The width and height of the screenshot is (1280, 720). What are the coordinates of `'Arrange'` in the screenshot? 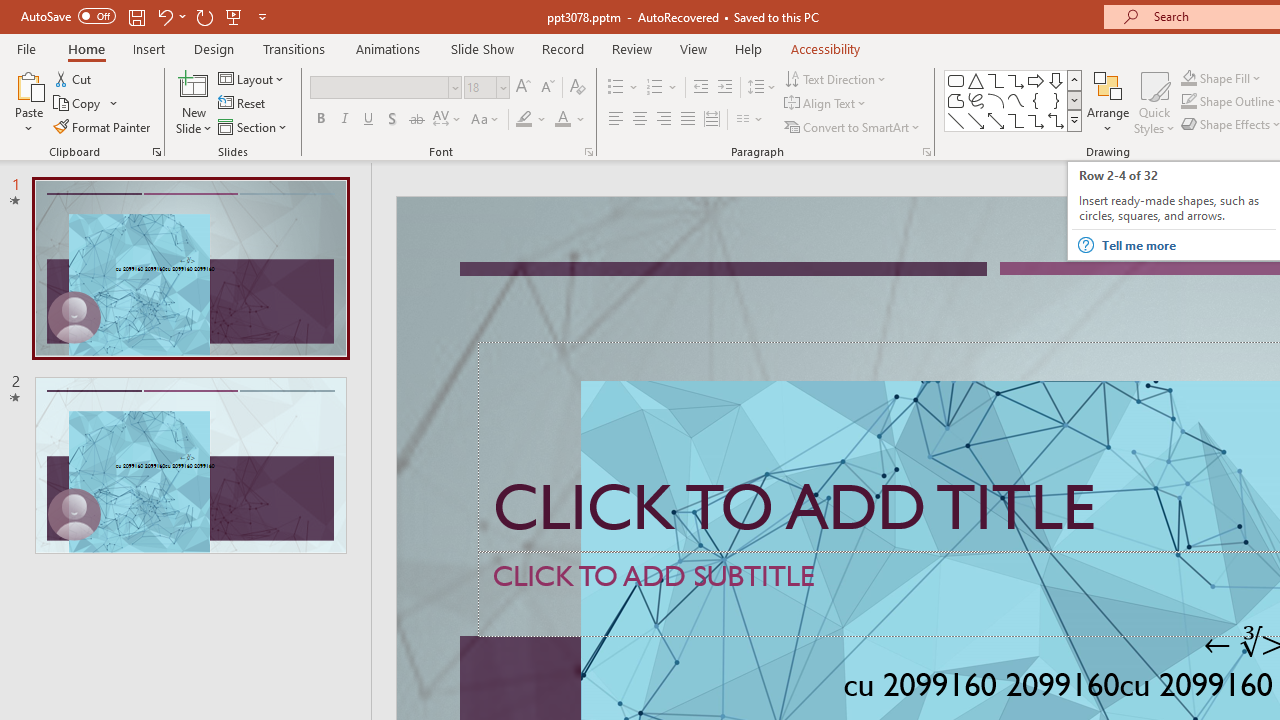 It's located at (1107, 103).